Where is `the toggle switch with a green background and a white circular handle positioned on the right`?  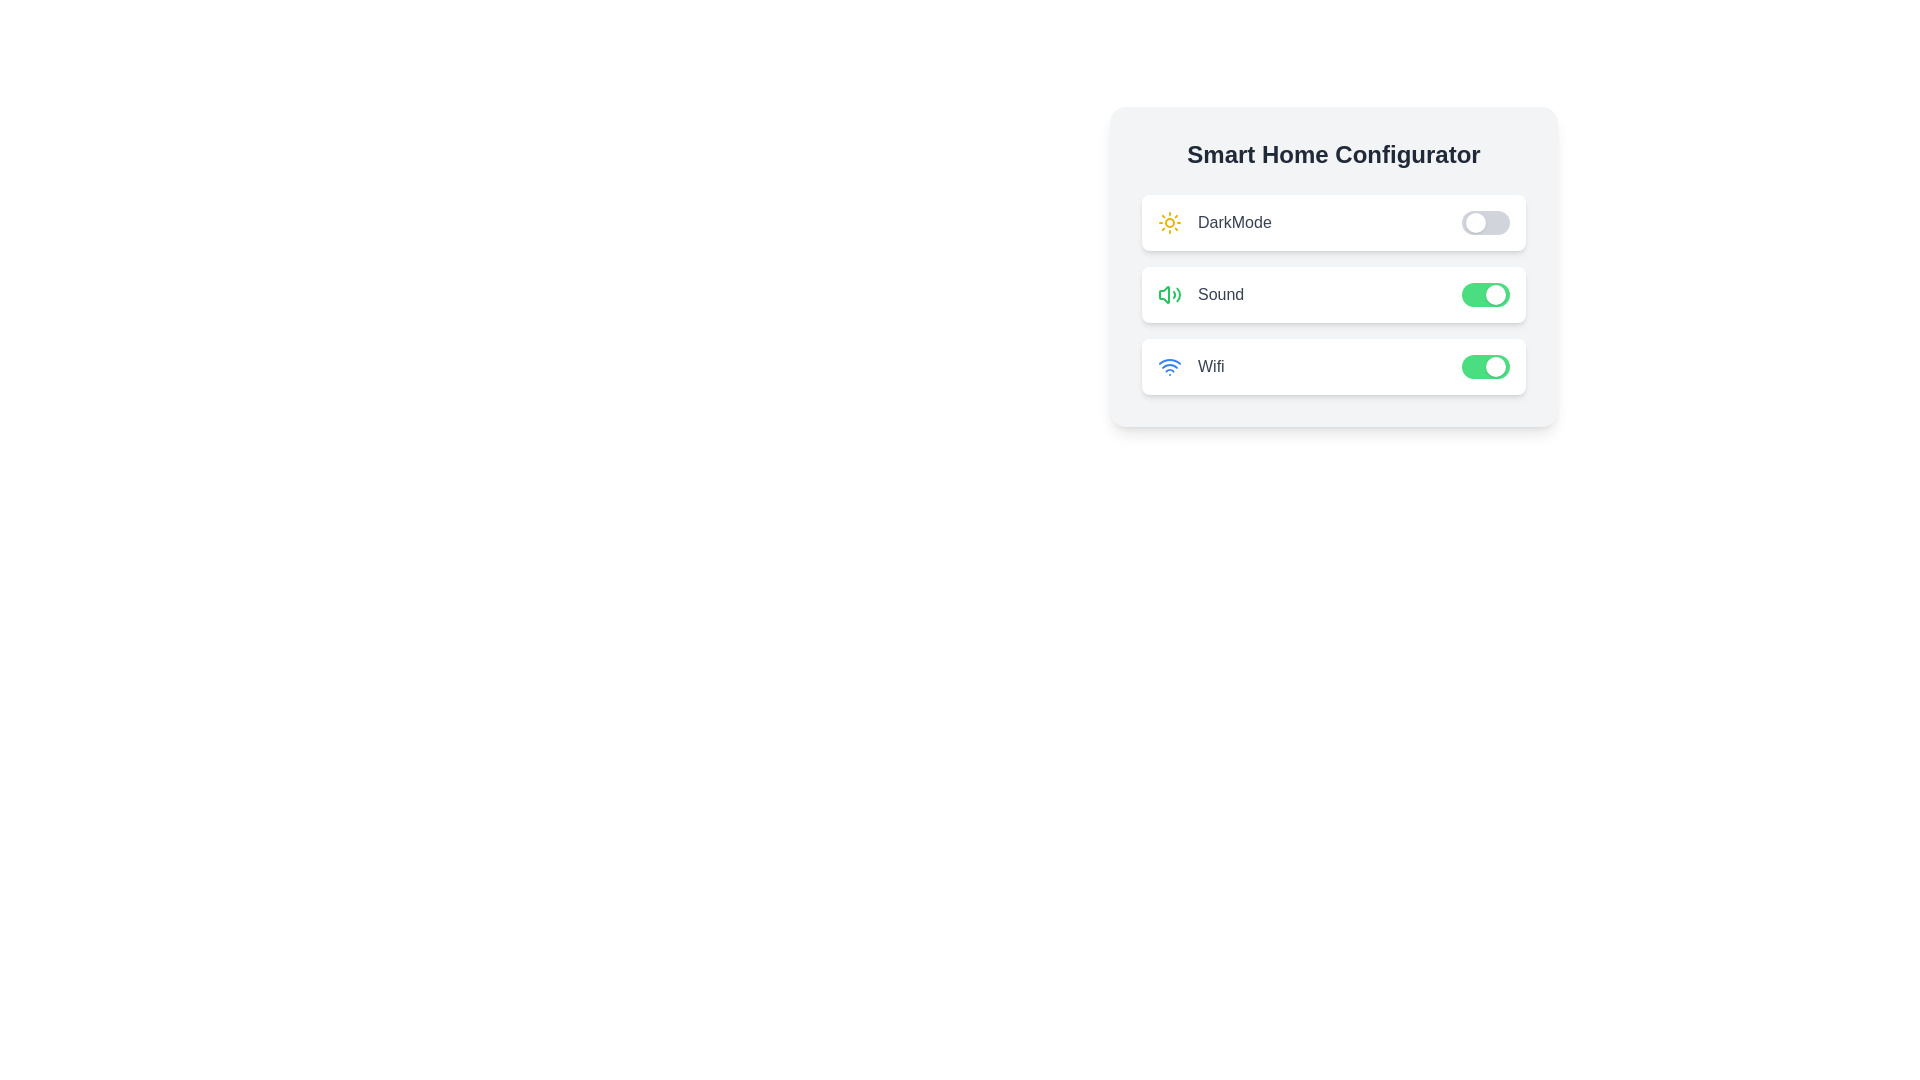 the toggle switch with a green background and a white circular handle positioned on the right is located at coordinates (1486, 294).